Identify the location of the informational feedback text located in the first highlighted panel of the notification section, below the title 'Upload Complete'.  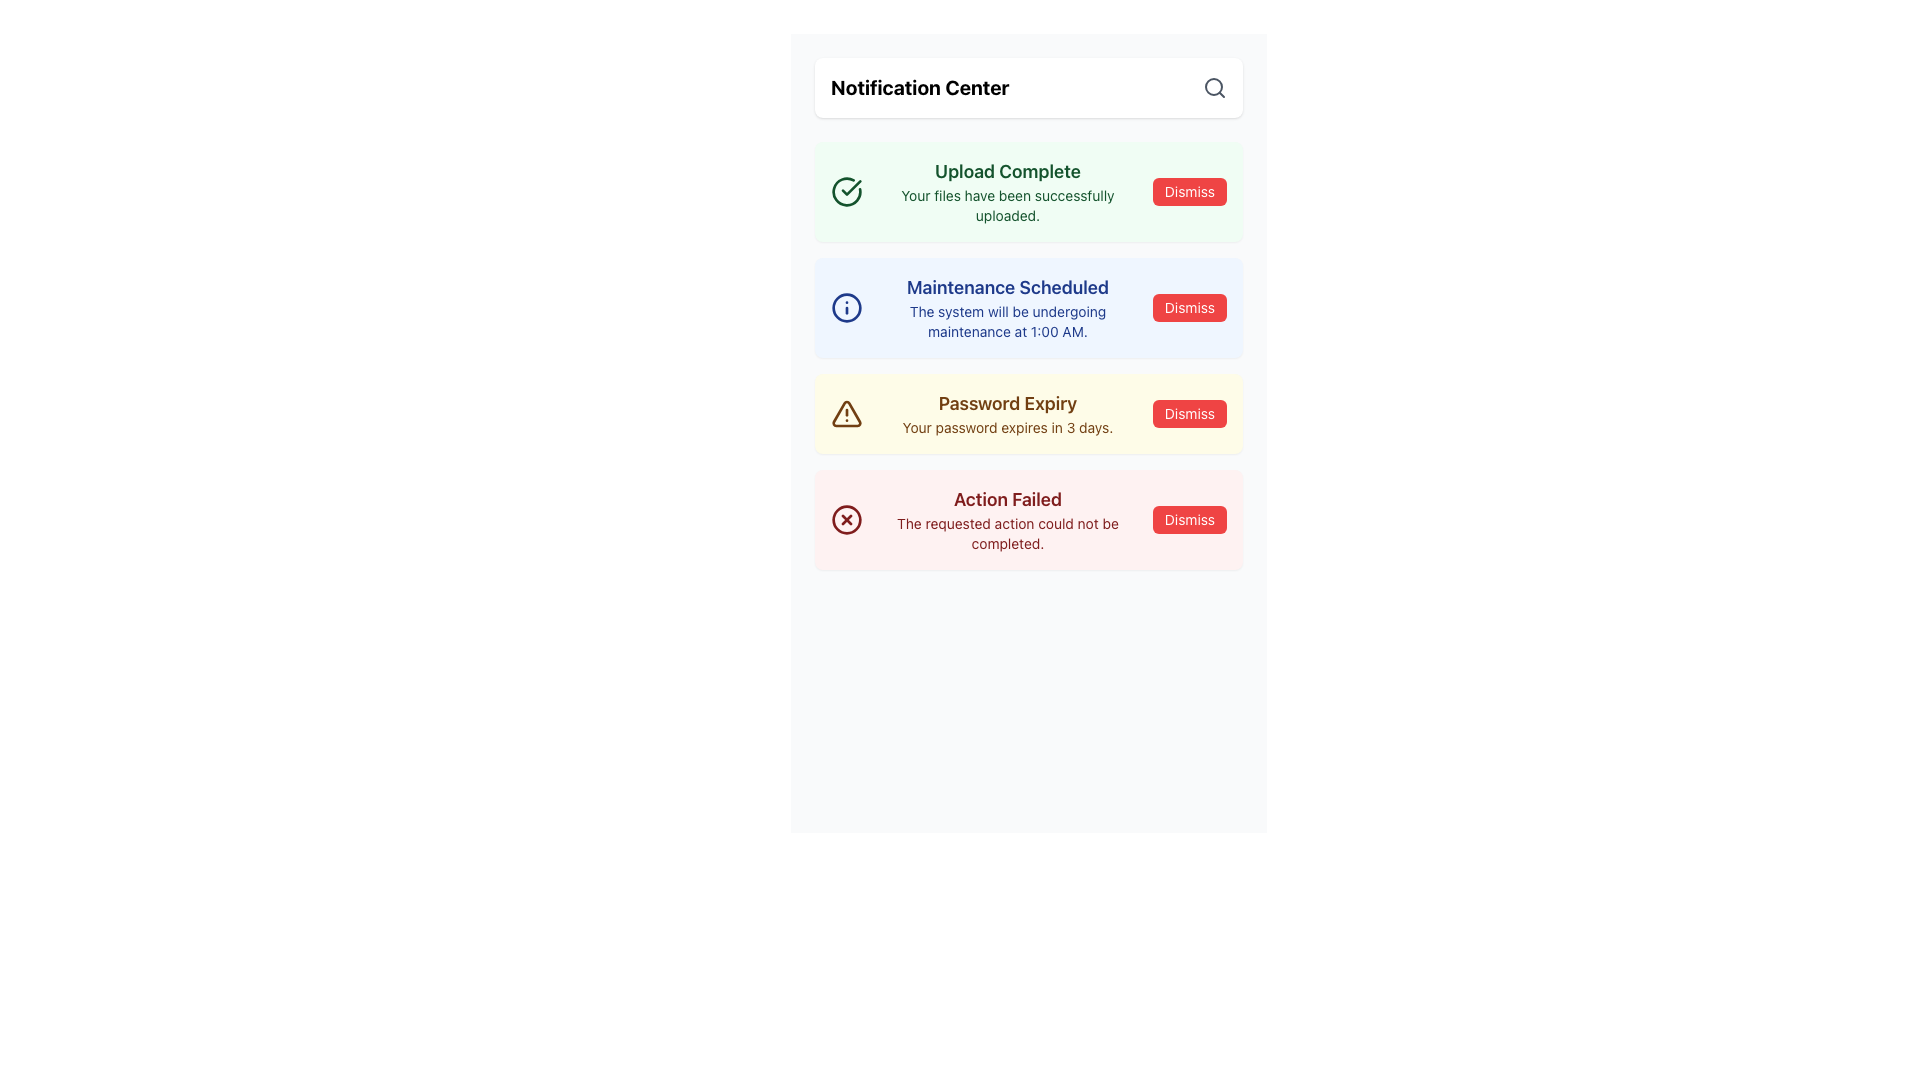
(1008, 205).